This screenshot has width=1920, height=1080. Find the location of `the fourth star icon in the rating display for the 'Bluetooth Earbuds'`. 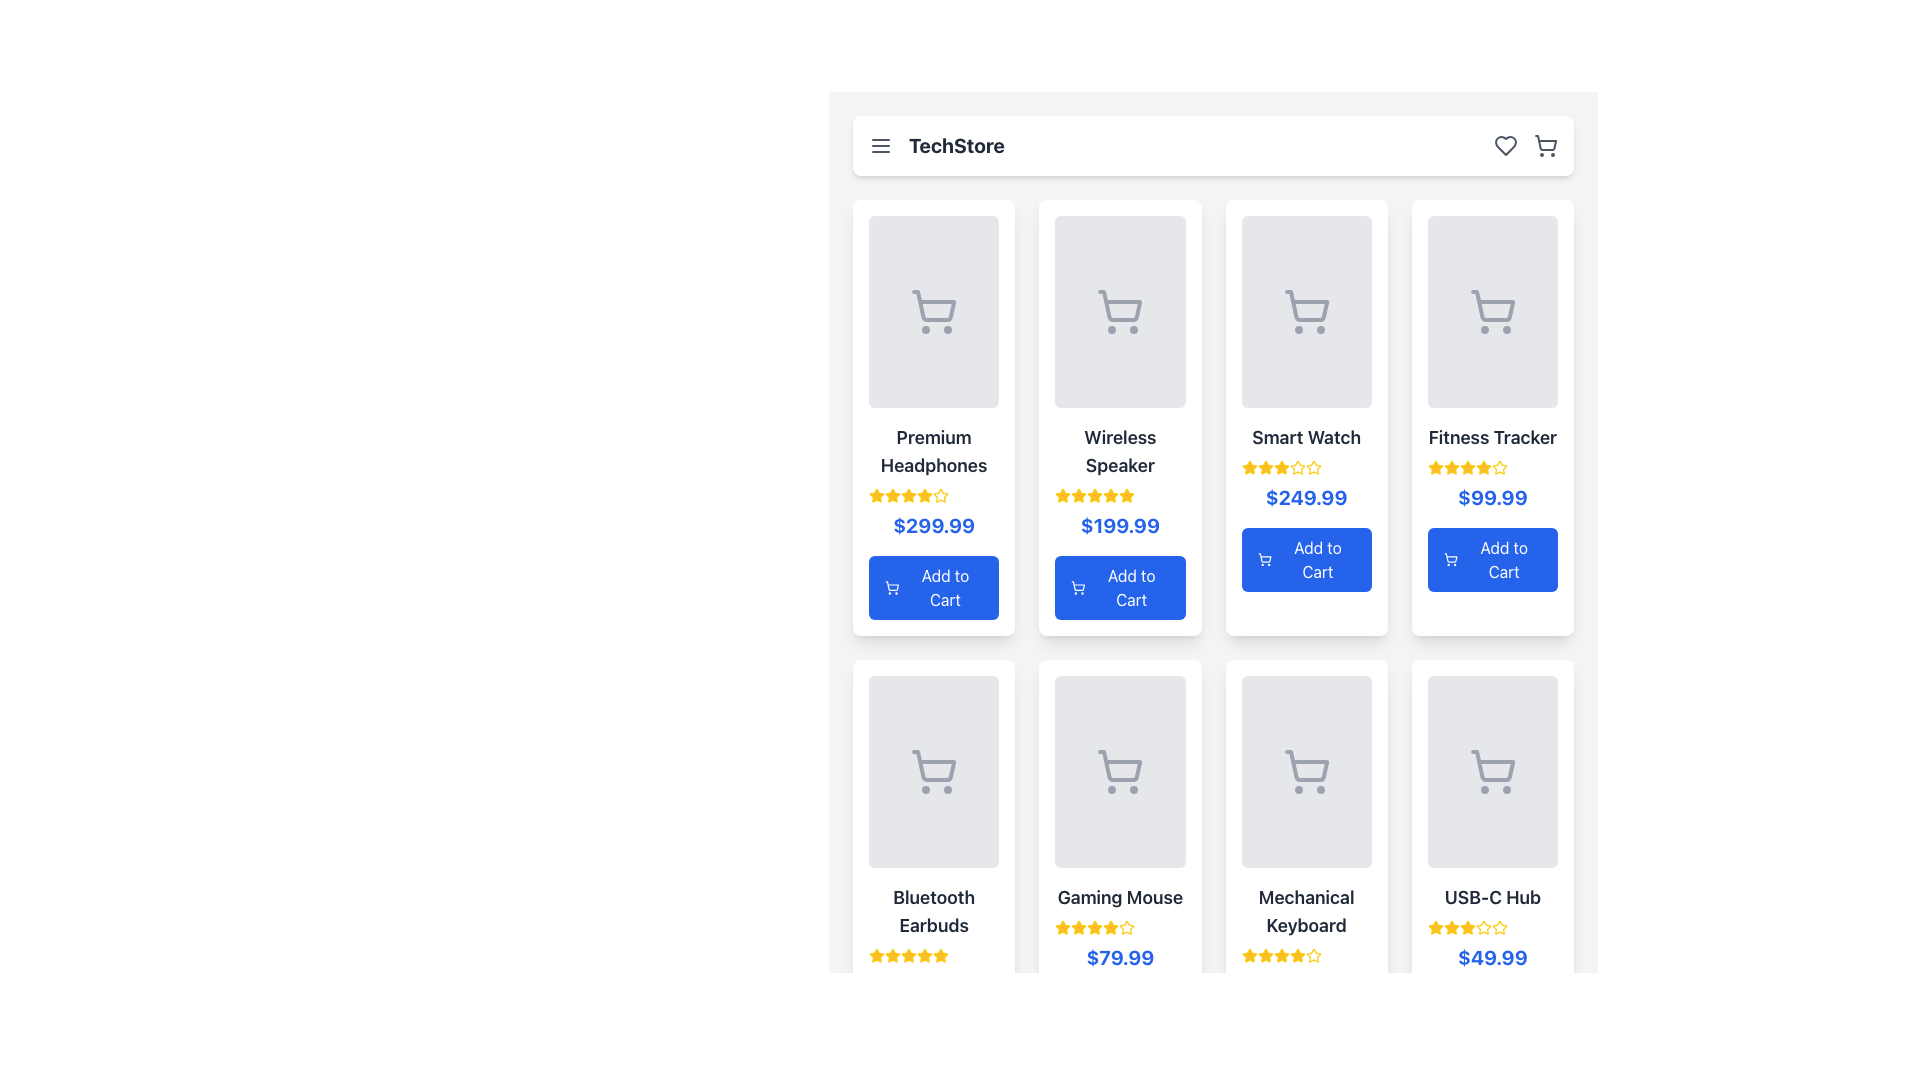

the fourth star icon in the rating display for the 'Bluetooth Earbuds' is located at coordinates (907, 955).